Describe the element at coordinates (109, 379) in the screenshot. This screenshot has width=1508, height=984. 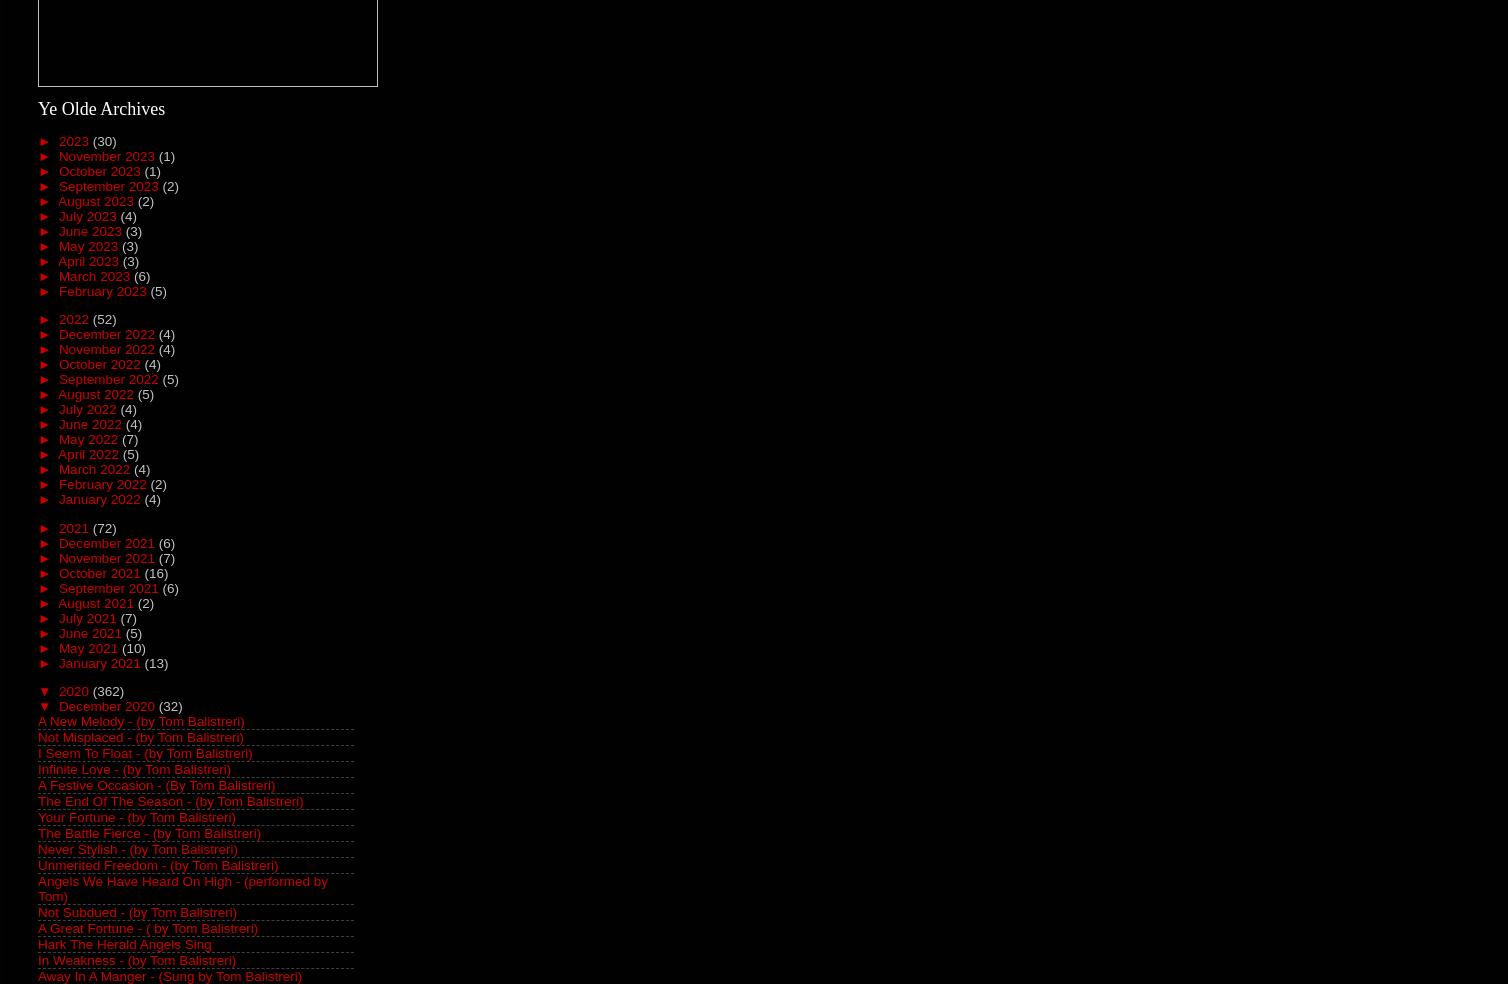
I see `'September 2022'` at that location.